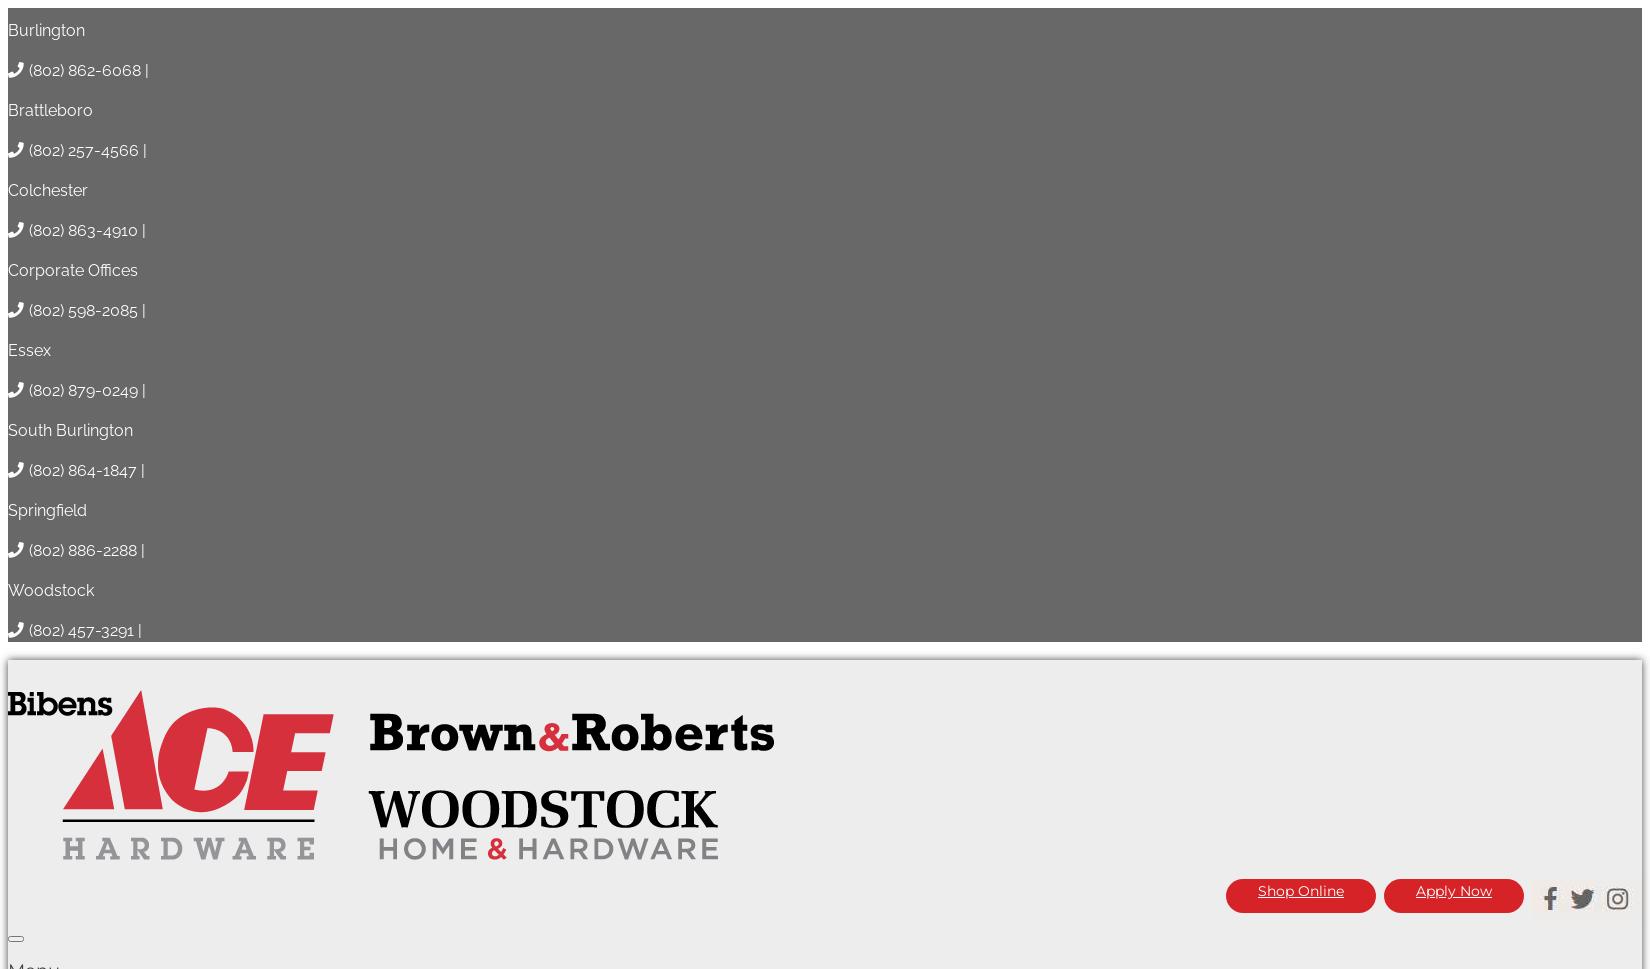  Describe the element at coordinates (806, 830) in the screenshot. I see `'– Mrs. Meyer’s Clean Day Geranium Products are one of a kind. Oh so pleasing to the eyes on bright summer days, geraniums are said to uplift and soothe the mind with their refreshing floral scent. Mrs. Meyer’s Clean Day GERANIUM PRODUCTS give you peace of mind while you clean, and as always, are biodegradable and environmentally friendly.'` at that location.